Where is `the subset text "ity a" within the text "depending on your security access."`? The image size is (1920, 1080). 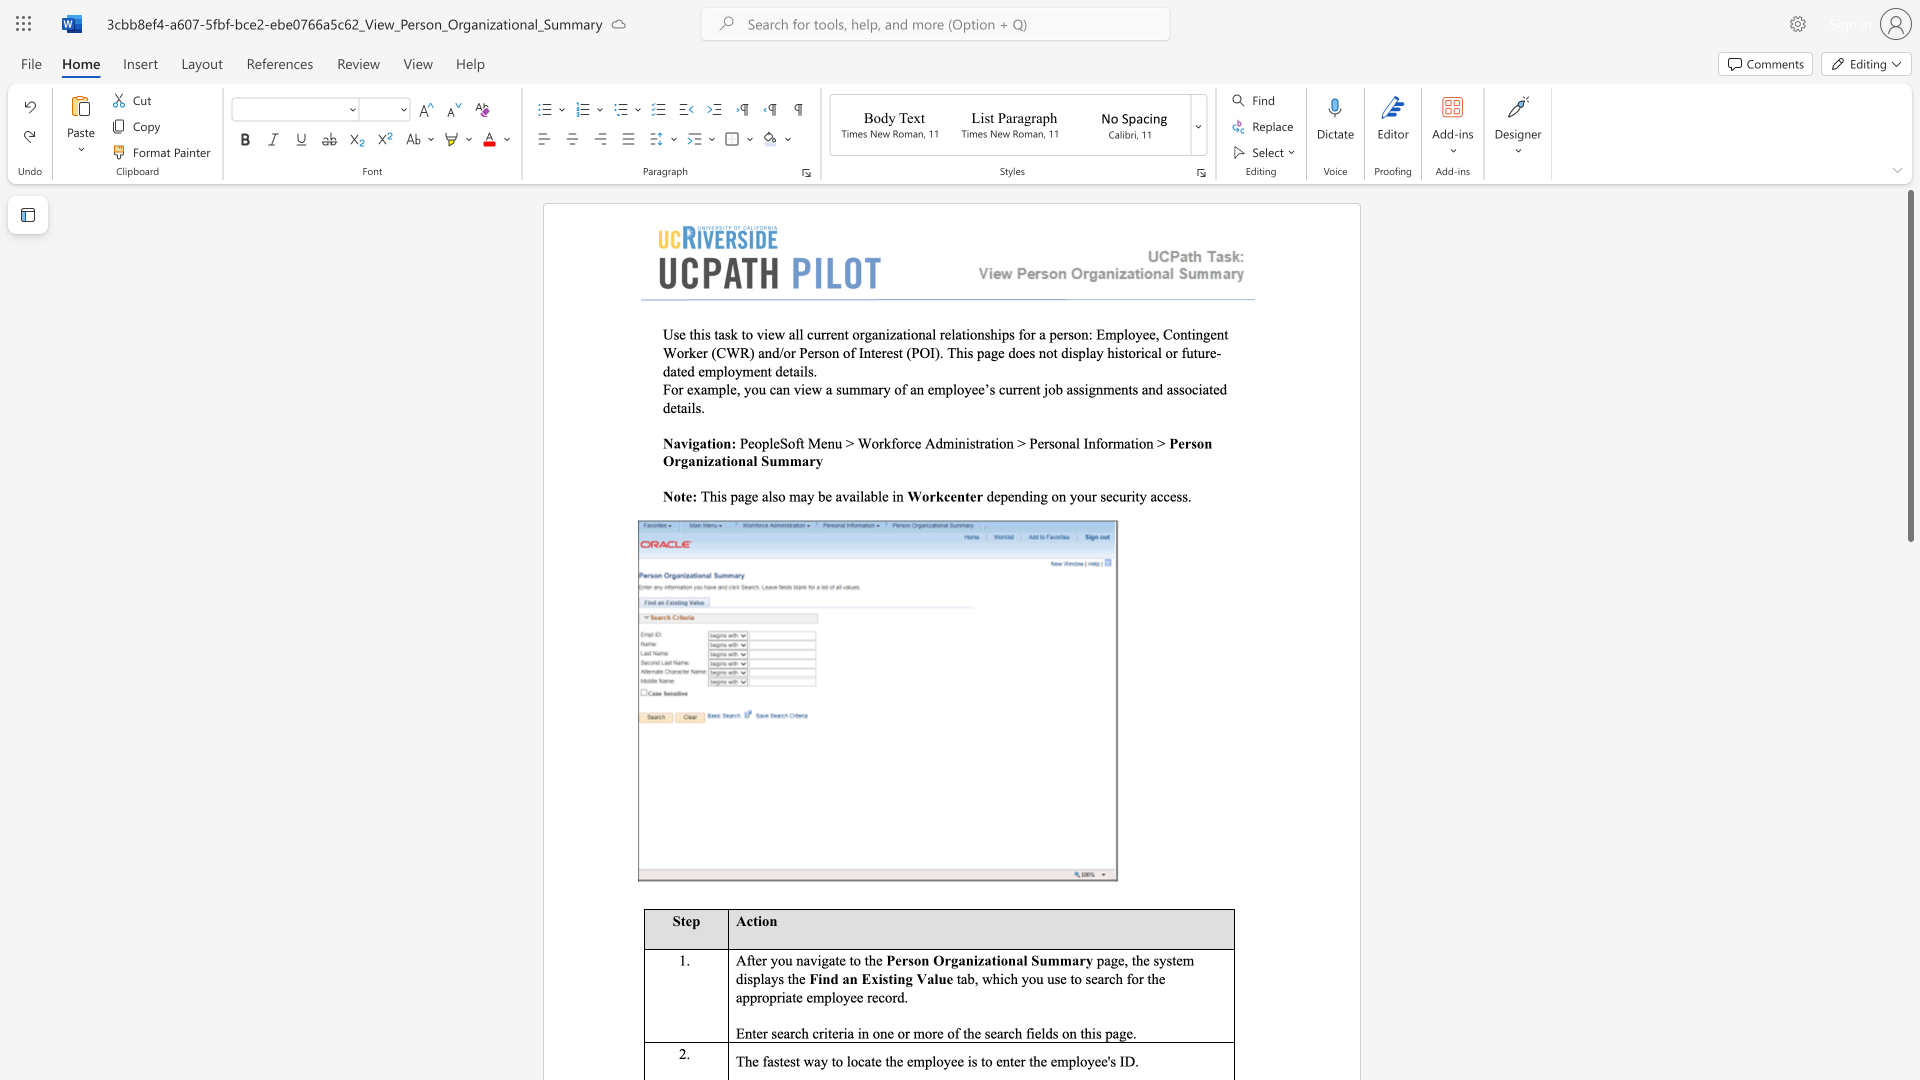
the subset text "ity a" within the text "depending on your security access." is located at coordinates (1131, 495).